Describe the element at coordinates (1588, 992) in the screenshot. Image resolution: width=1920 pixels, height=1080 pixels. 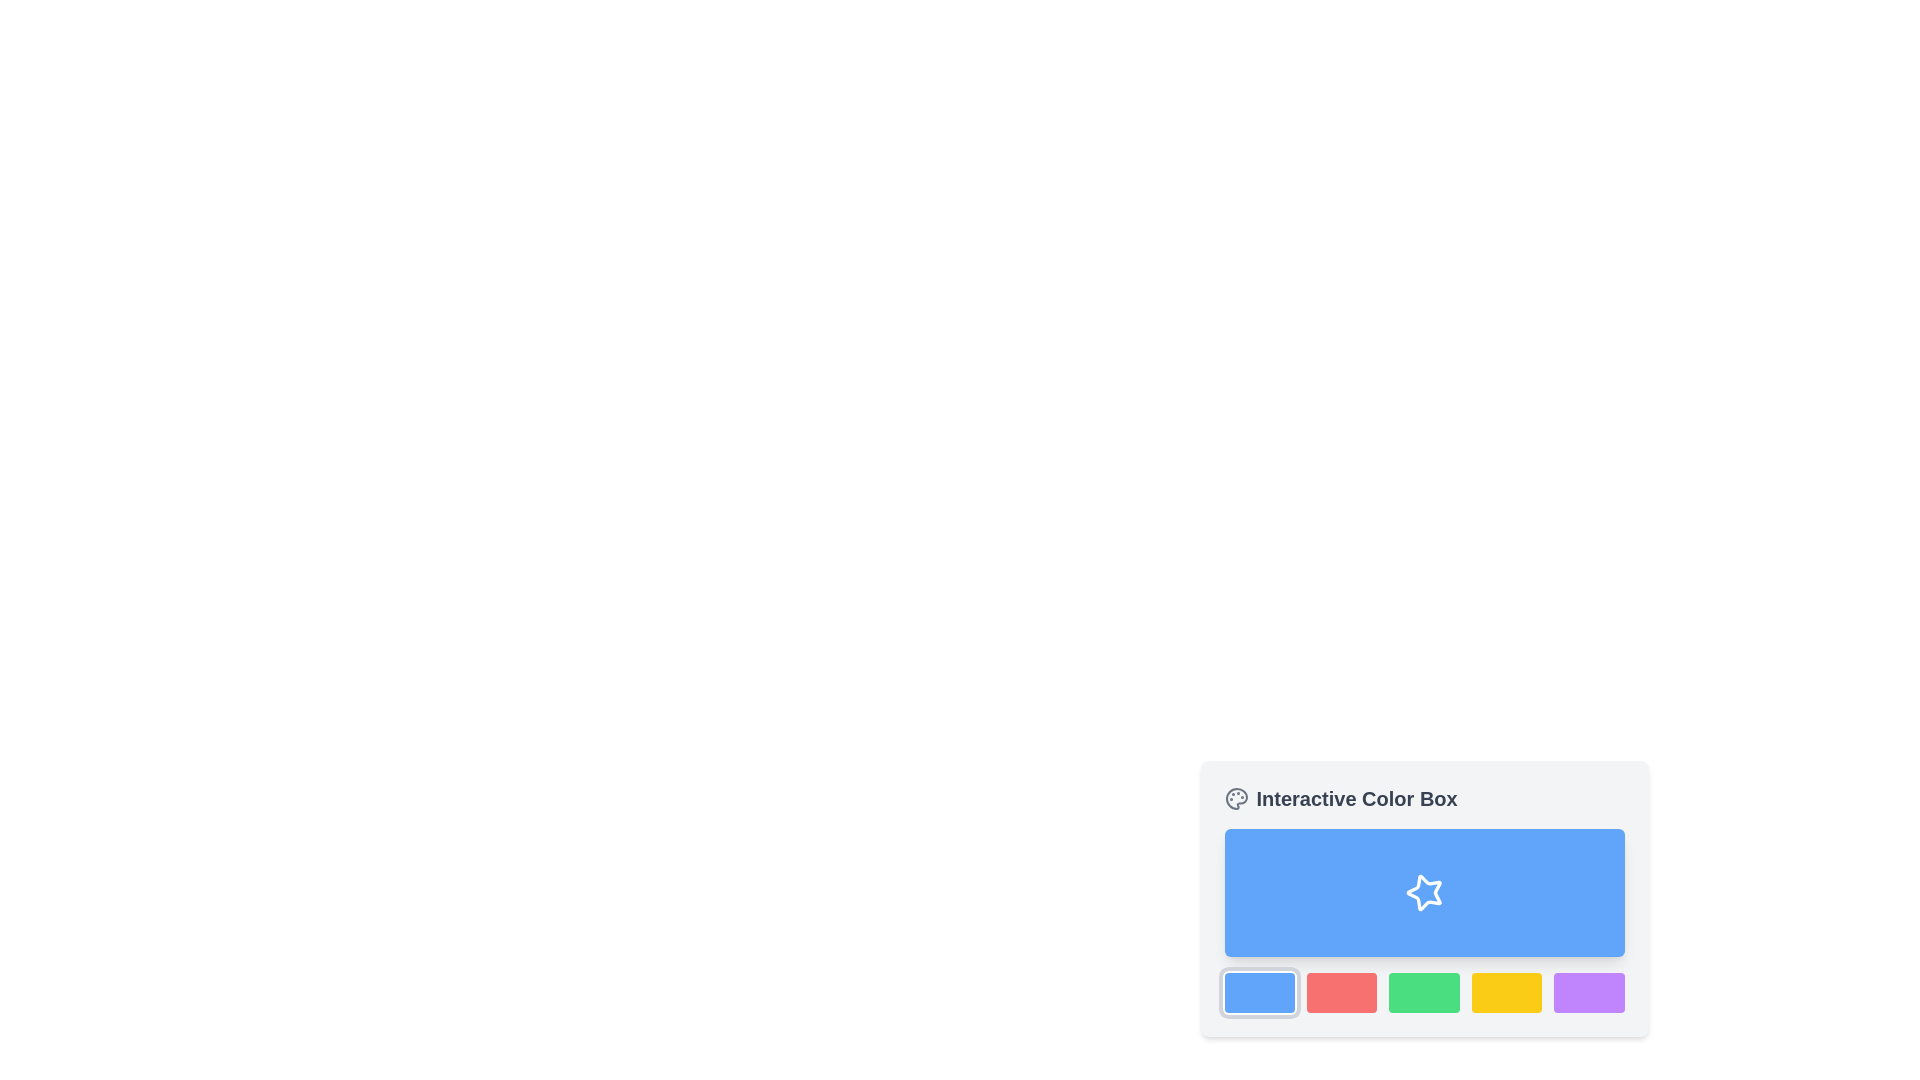
I see `the rectangular button with curved edges and a solid light purple background` at that location.